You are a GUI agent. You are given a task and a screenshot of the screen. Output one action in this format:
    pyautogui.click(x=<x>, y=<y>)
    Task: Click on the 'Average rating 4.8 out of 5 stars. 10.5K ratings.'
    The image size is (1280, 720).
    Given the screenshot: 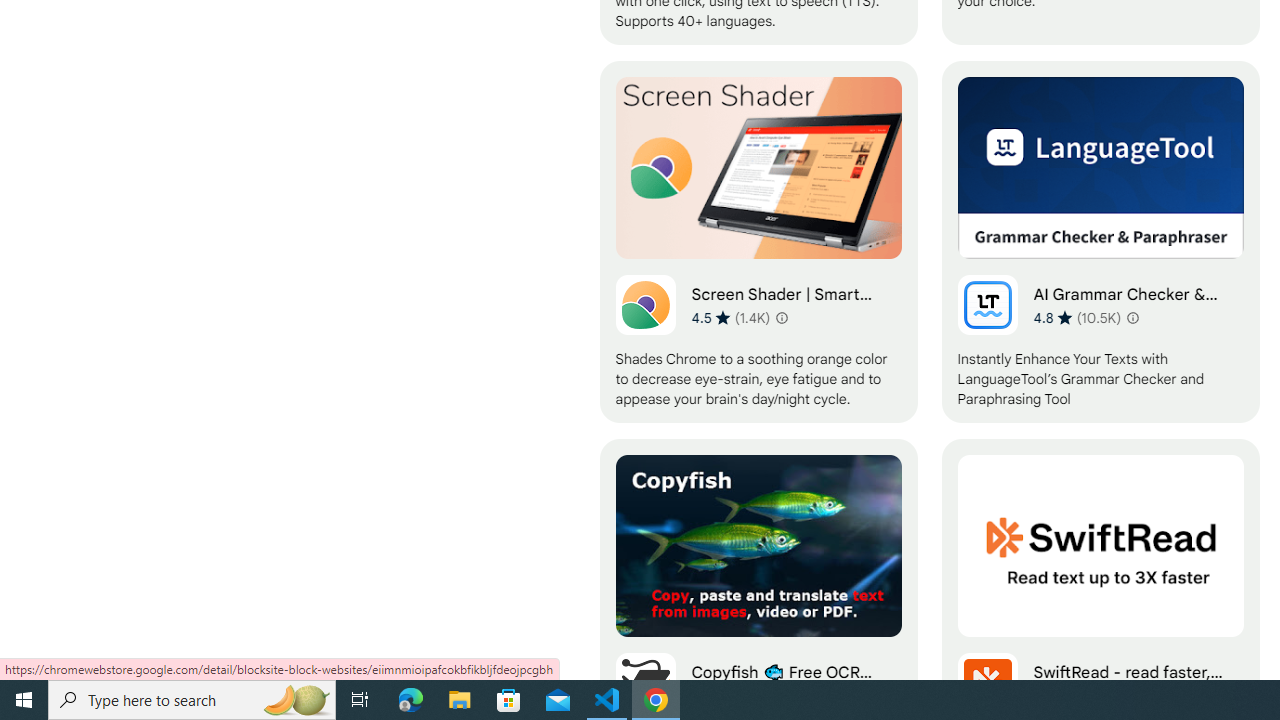 What is the action you would take?
    pyautogui.click(x=1076, y=316)
    